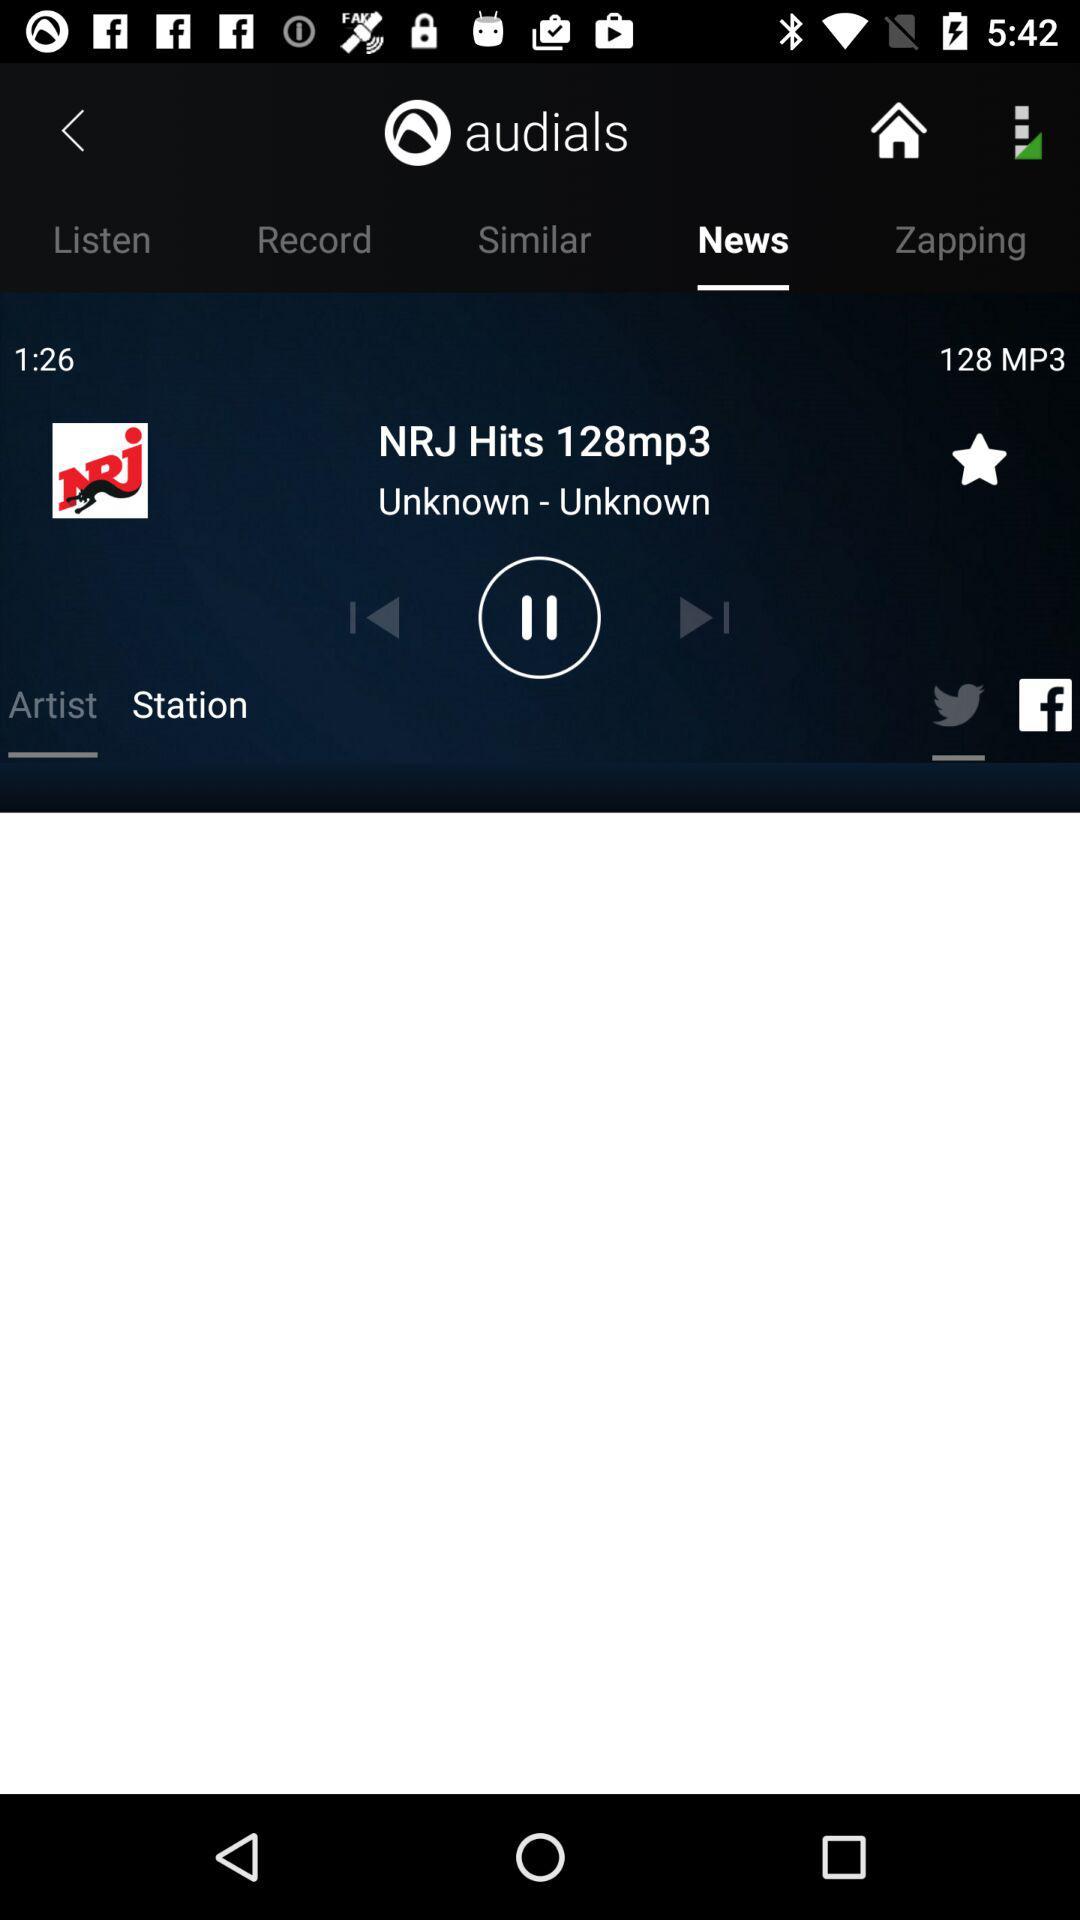 Image resolution: width=1080 pixels, height=1920 pixels. Describe the element at coordinates (374, 616) in the screenshot. I see `the skip_previous icon` at that location.